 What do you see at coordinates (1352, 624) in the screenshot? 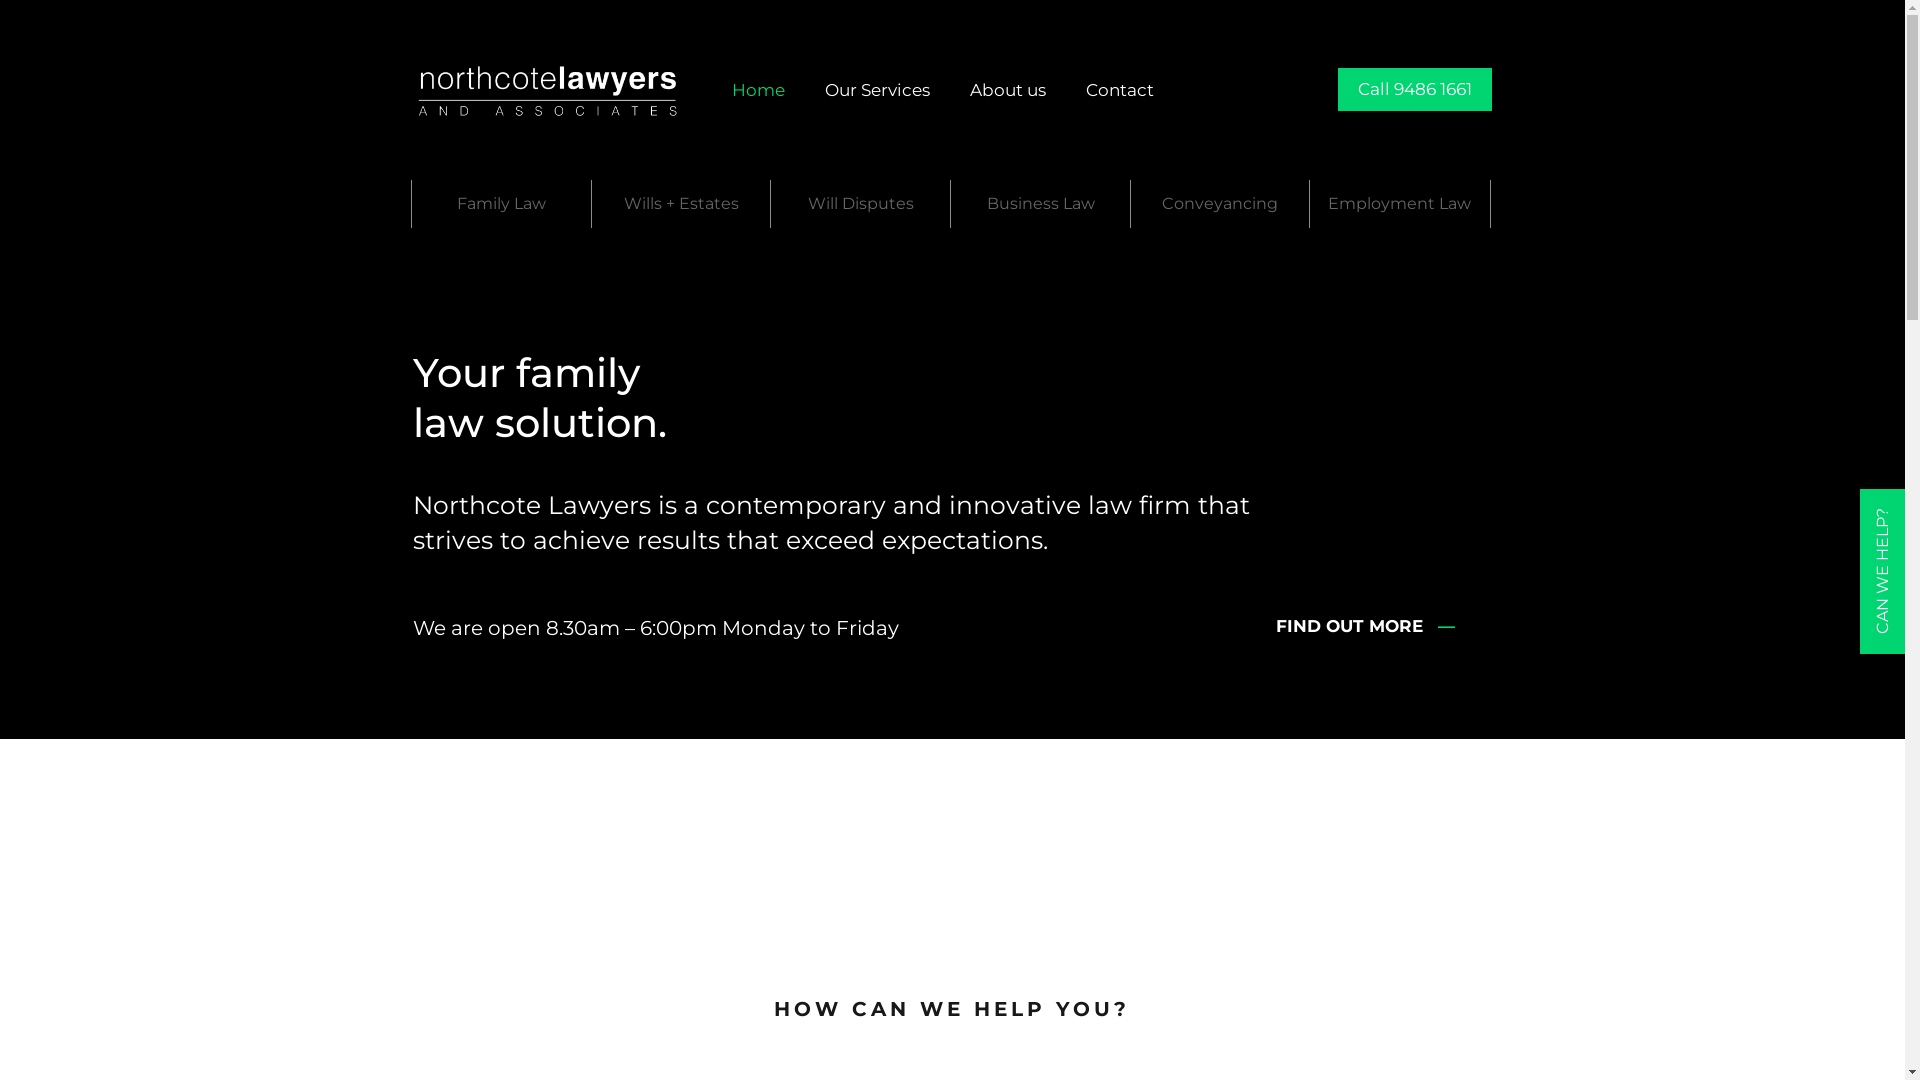
I see `'FIND OUT MORE'` at bounding box center [1352, 624].